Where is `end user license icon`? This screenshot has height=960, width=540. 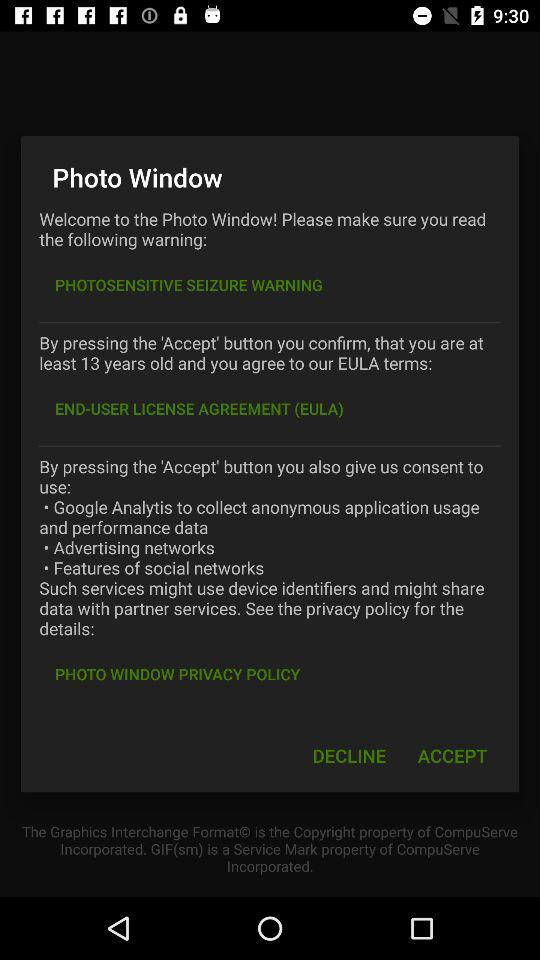 end user license icon is located at coordinates (199, 407).